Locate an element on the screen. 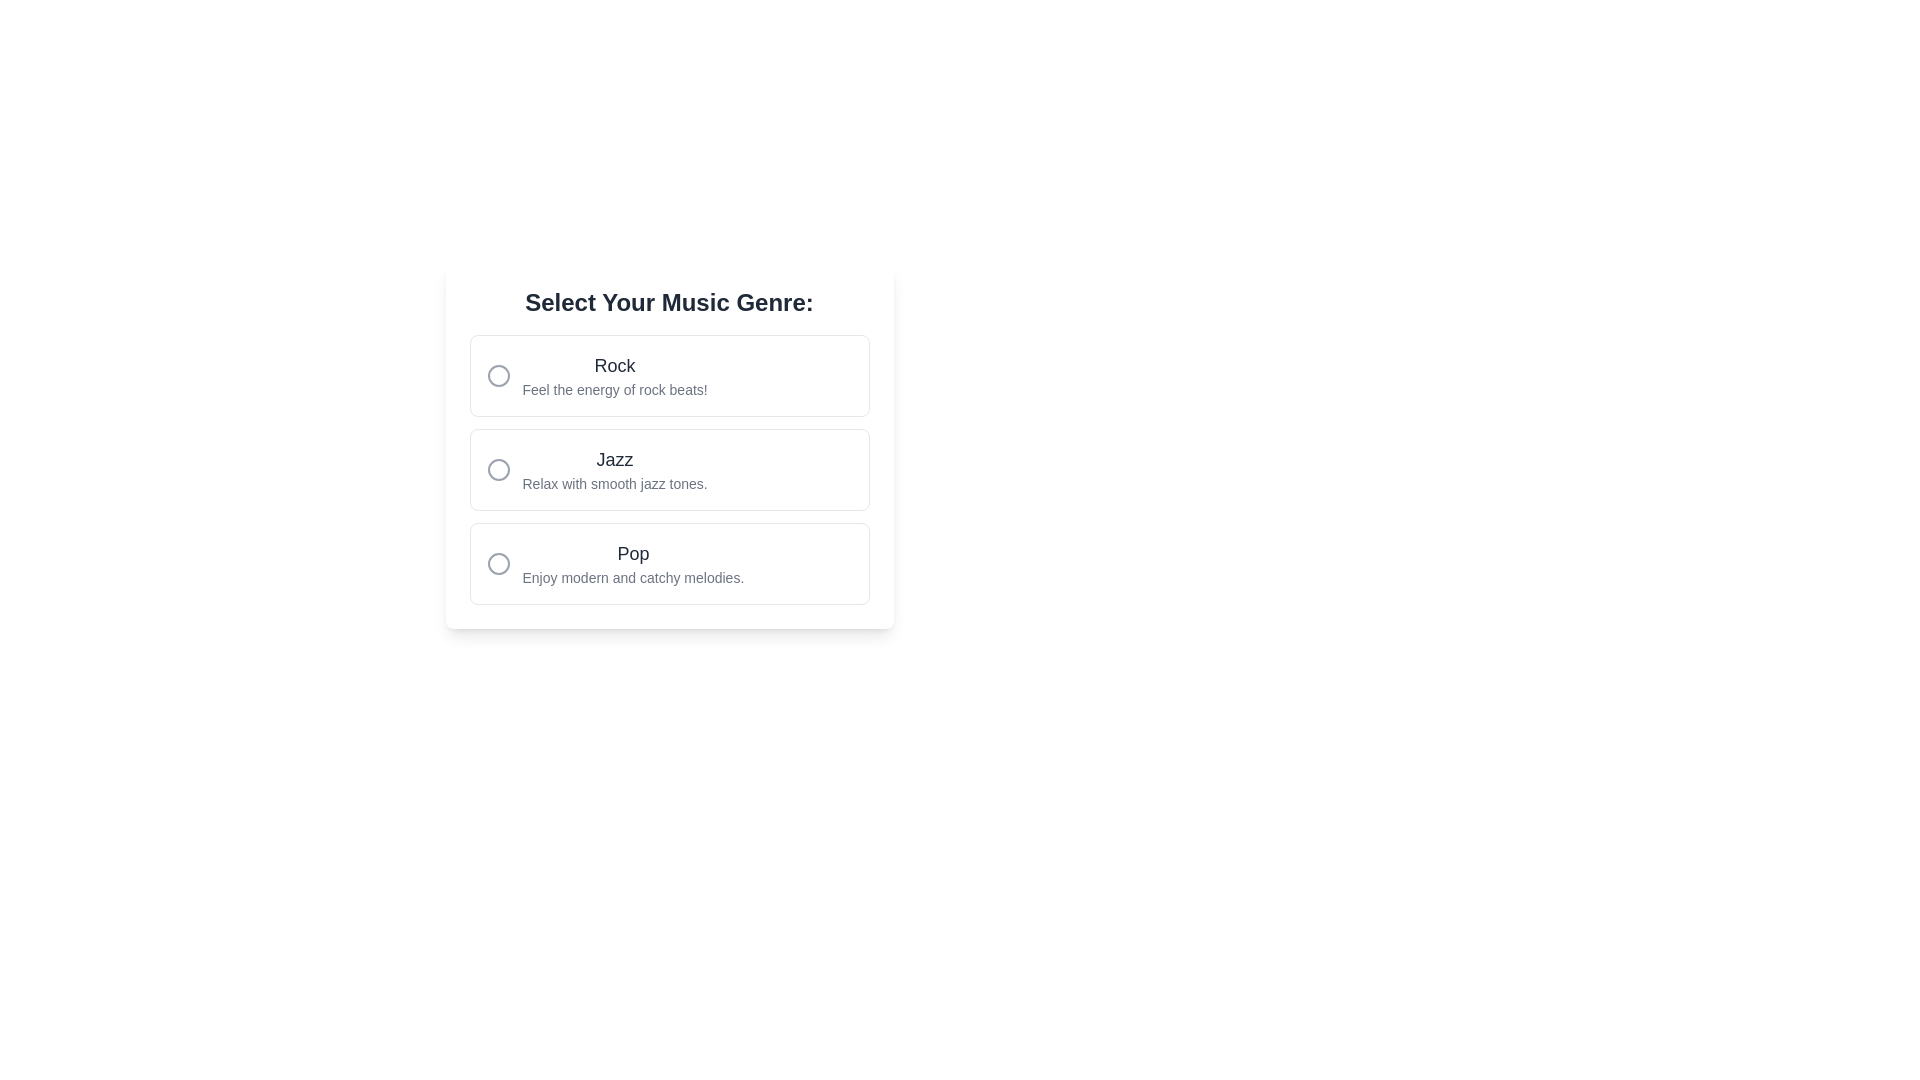  the radio button for the 'Jazz' music genre is located at coordinates (669, 470).